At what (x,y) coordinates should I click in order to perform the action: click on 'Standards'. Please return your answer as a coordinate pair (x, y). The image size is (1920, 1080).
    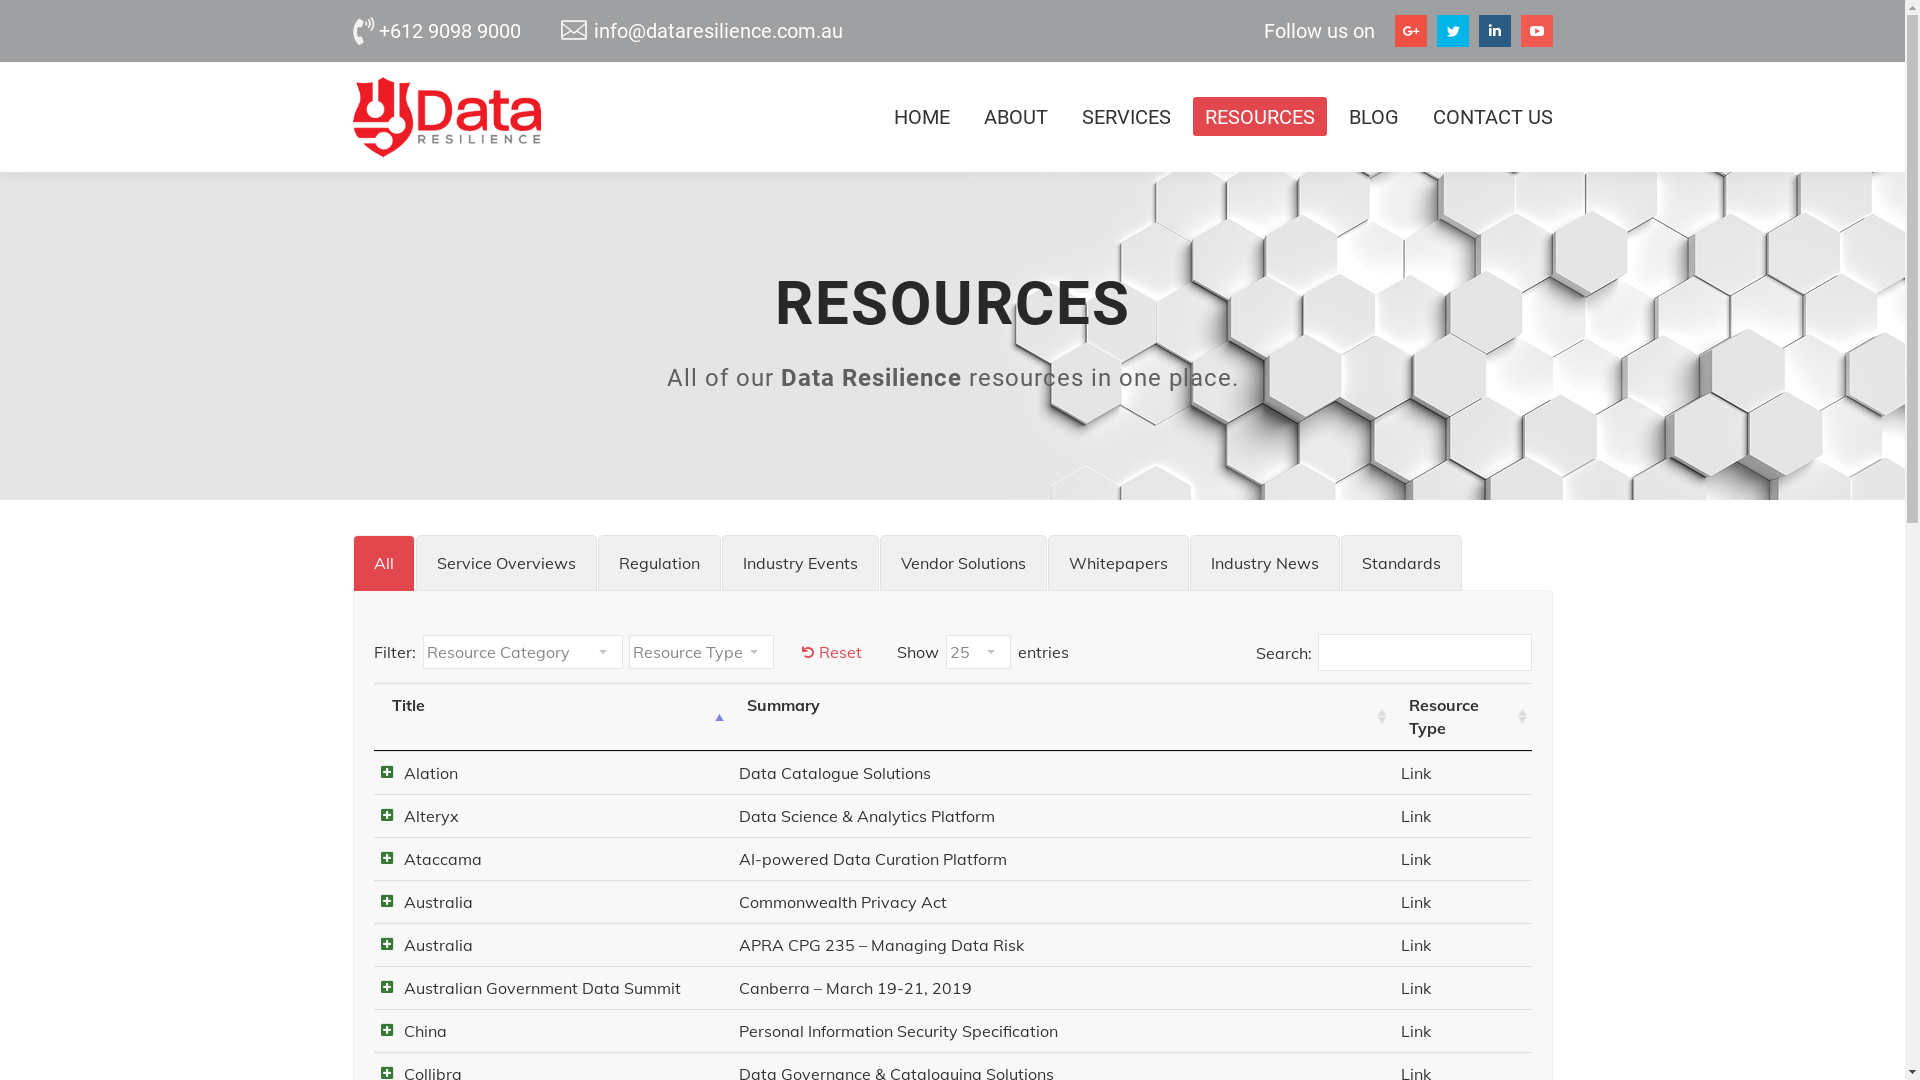
    Looking at the image, I should click on (1399, 563).